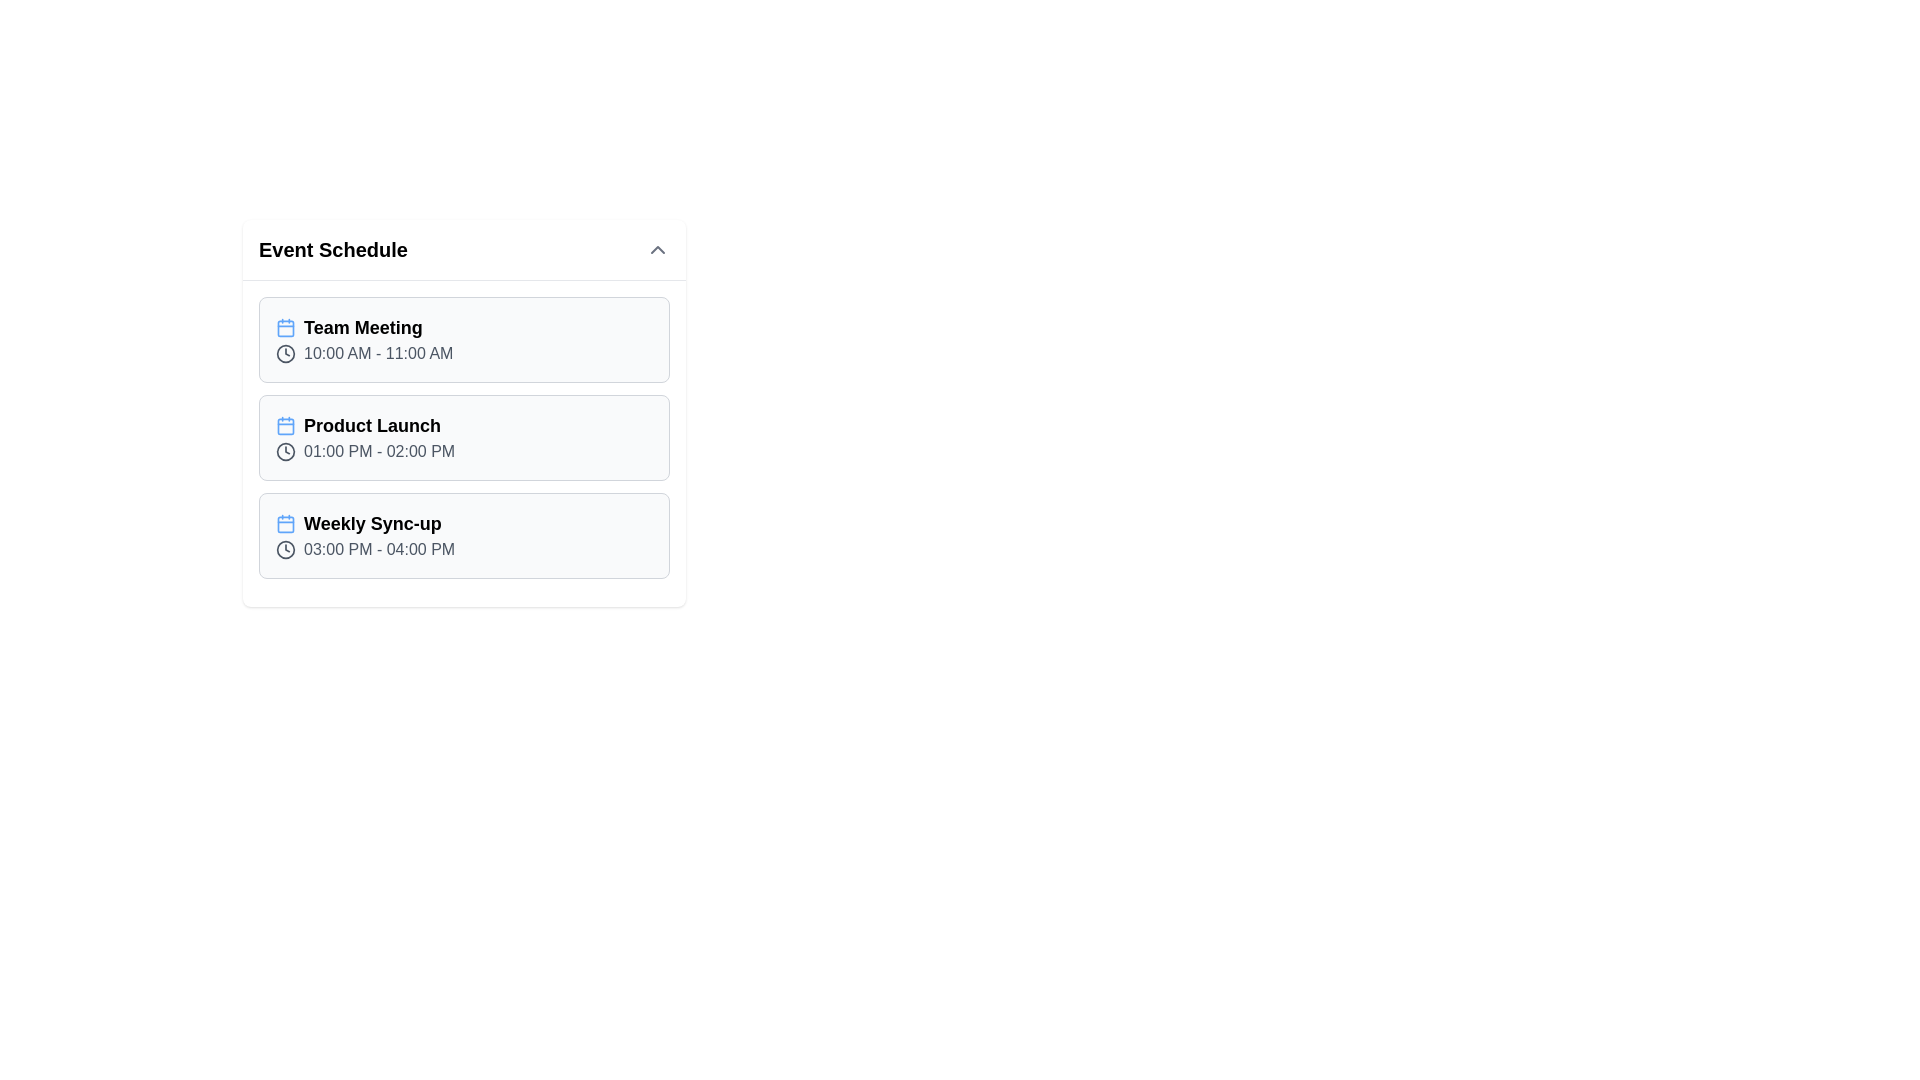  I want to click on the bold text element reading 'Event Schedule' at the top of its section, so click(333, 249).